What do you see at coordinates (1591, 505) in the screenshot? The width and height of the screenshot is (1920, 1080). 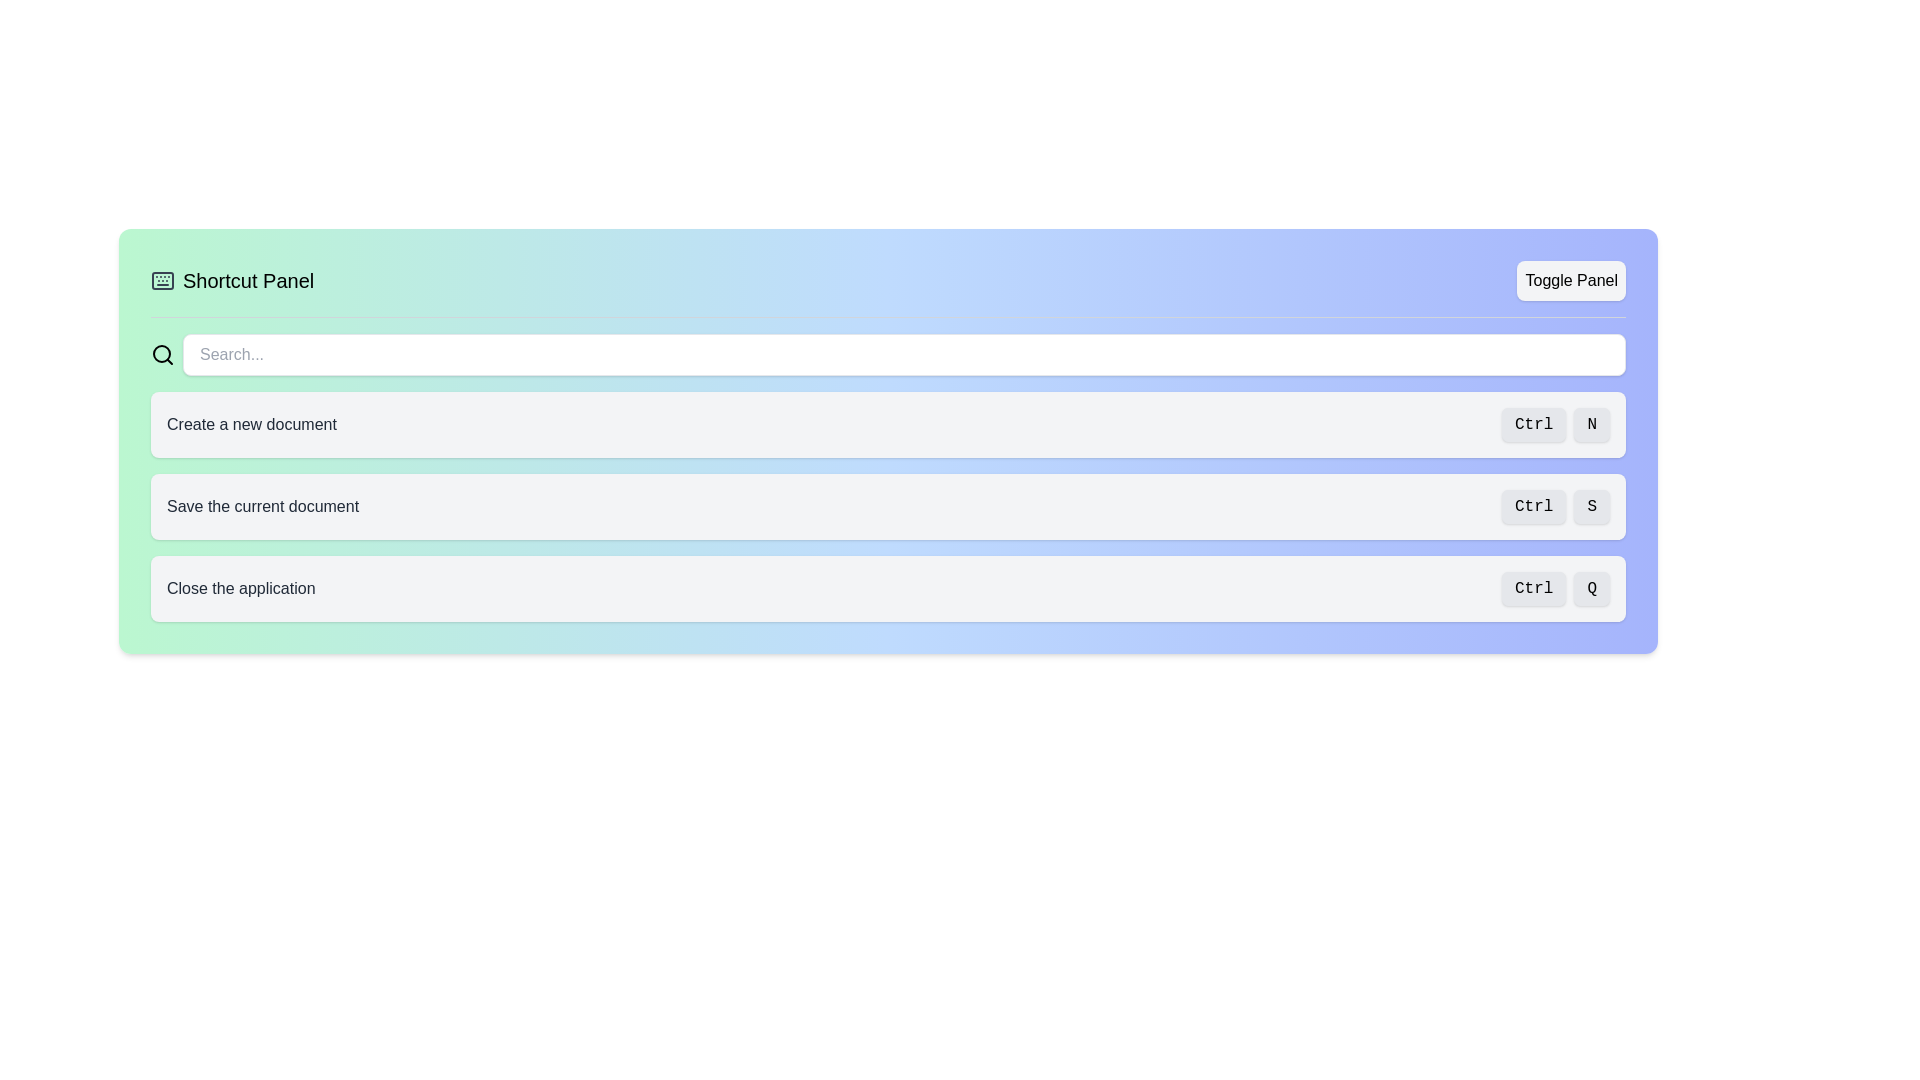 I see `the informational label representing the 'S' key, which is positioned next to the 'Ctrl' button indicating a keyboard shortcut` at bounding box center [1591, 505].